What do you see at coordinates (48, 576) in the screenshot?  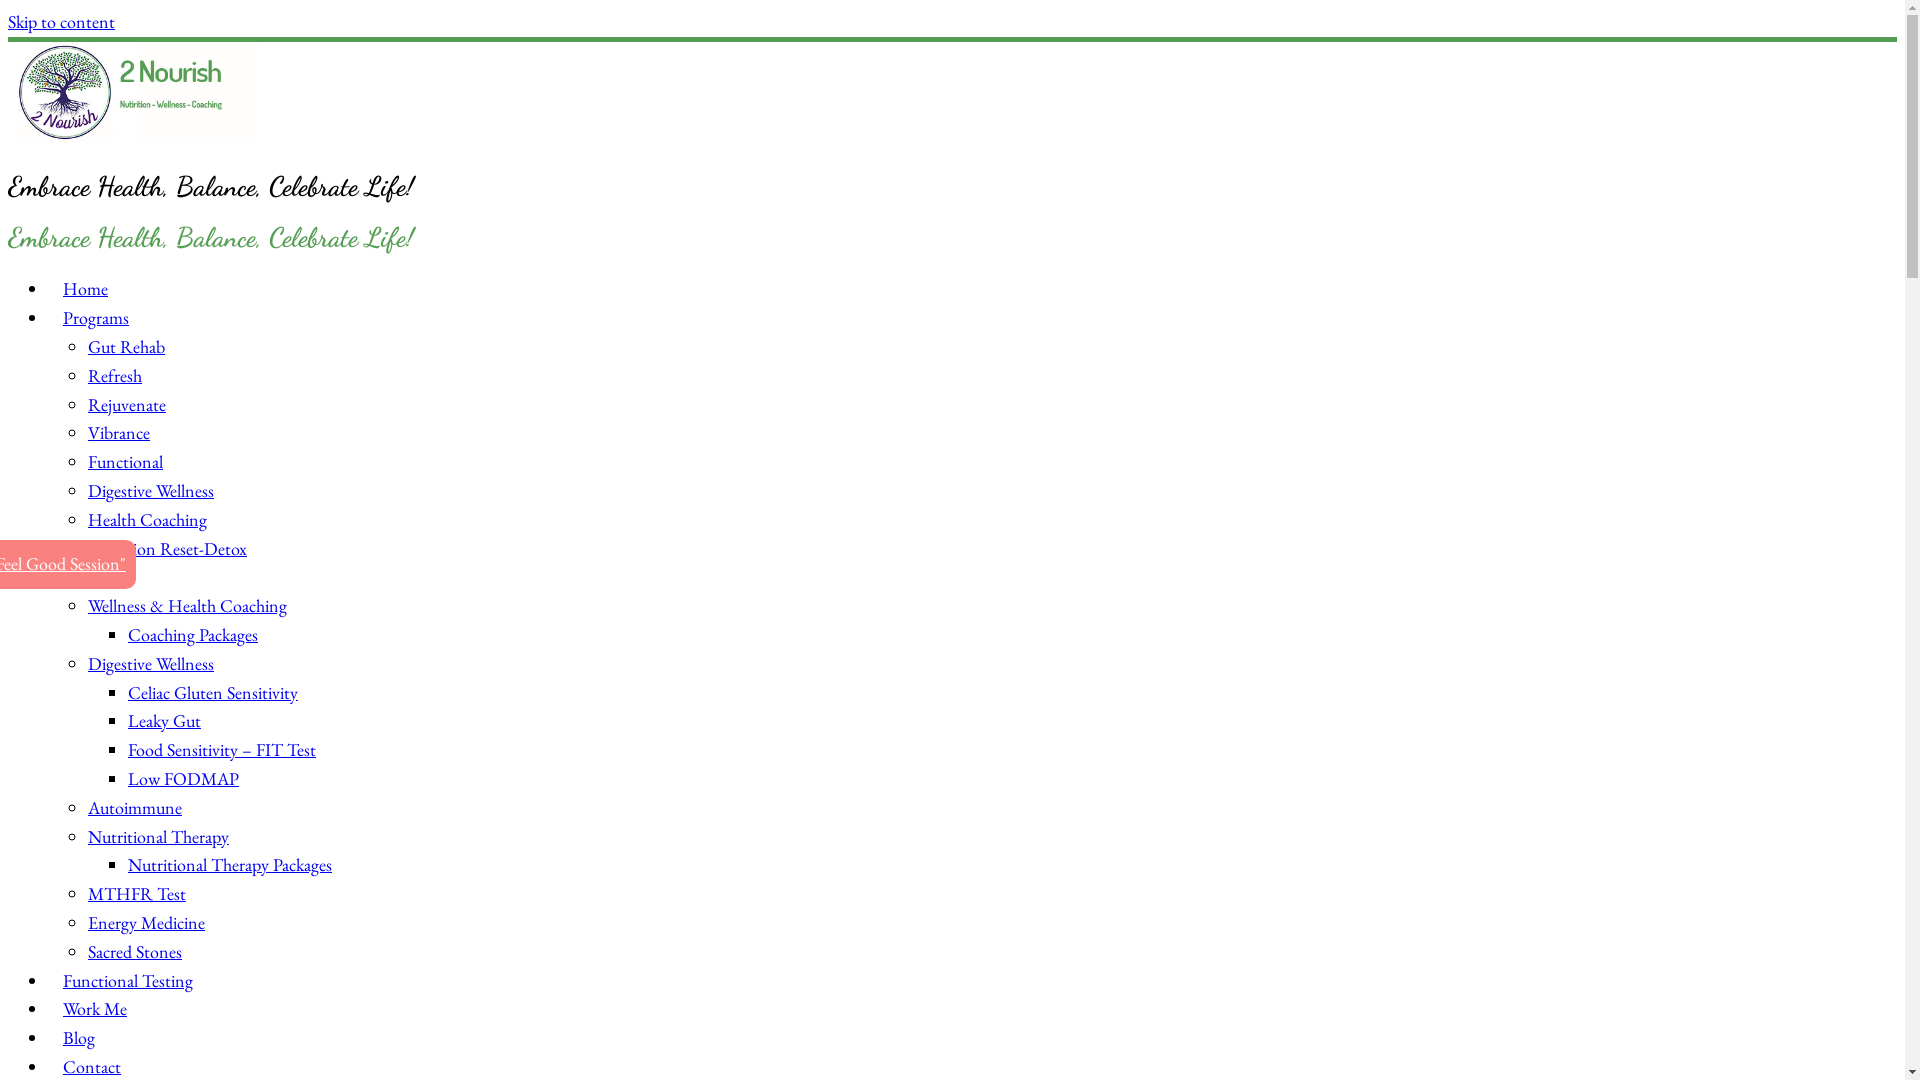 I see `'Offerings'` at bounding box center [48, 576].